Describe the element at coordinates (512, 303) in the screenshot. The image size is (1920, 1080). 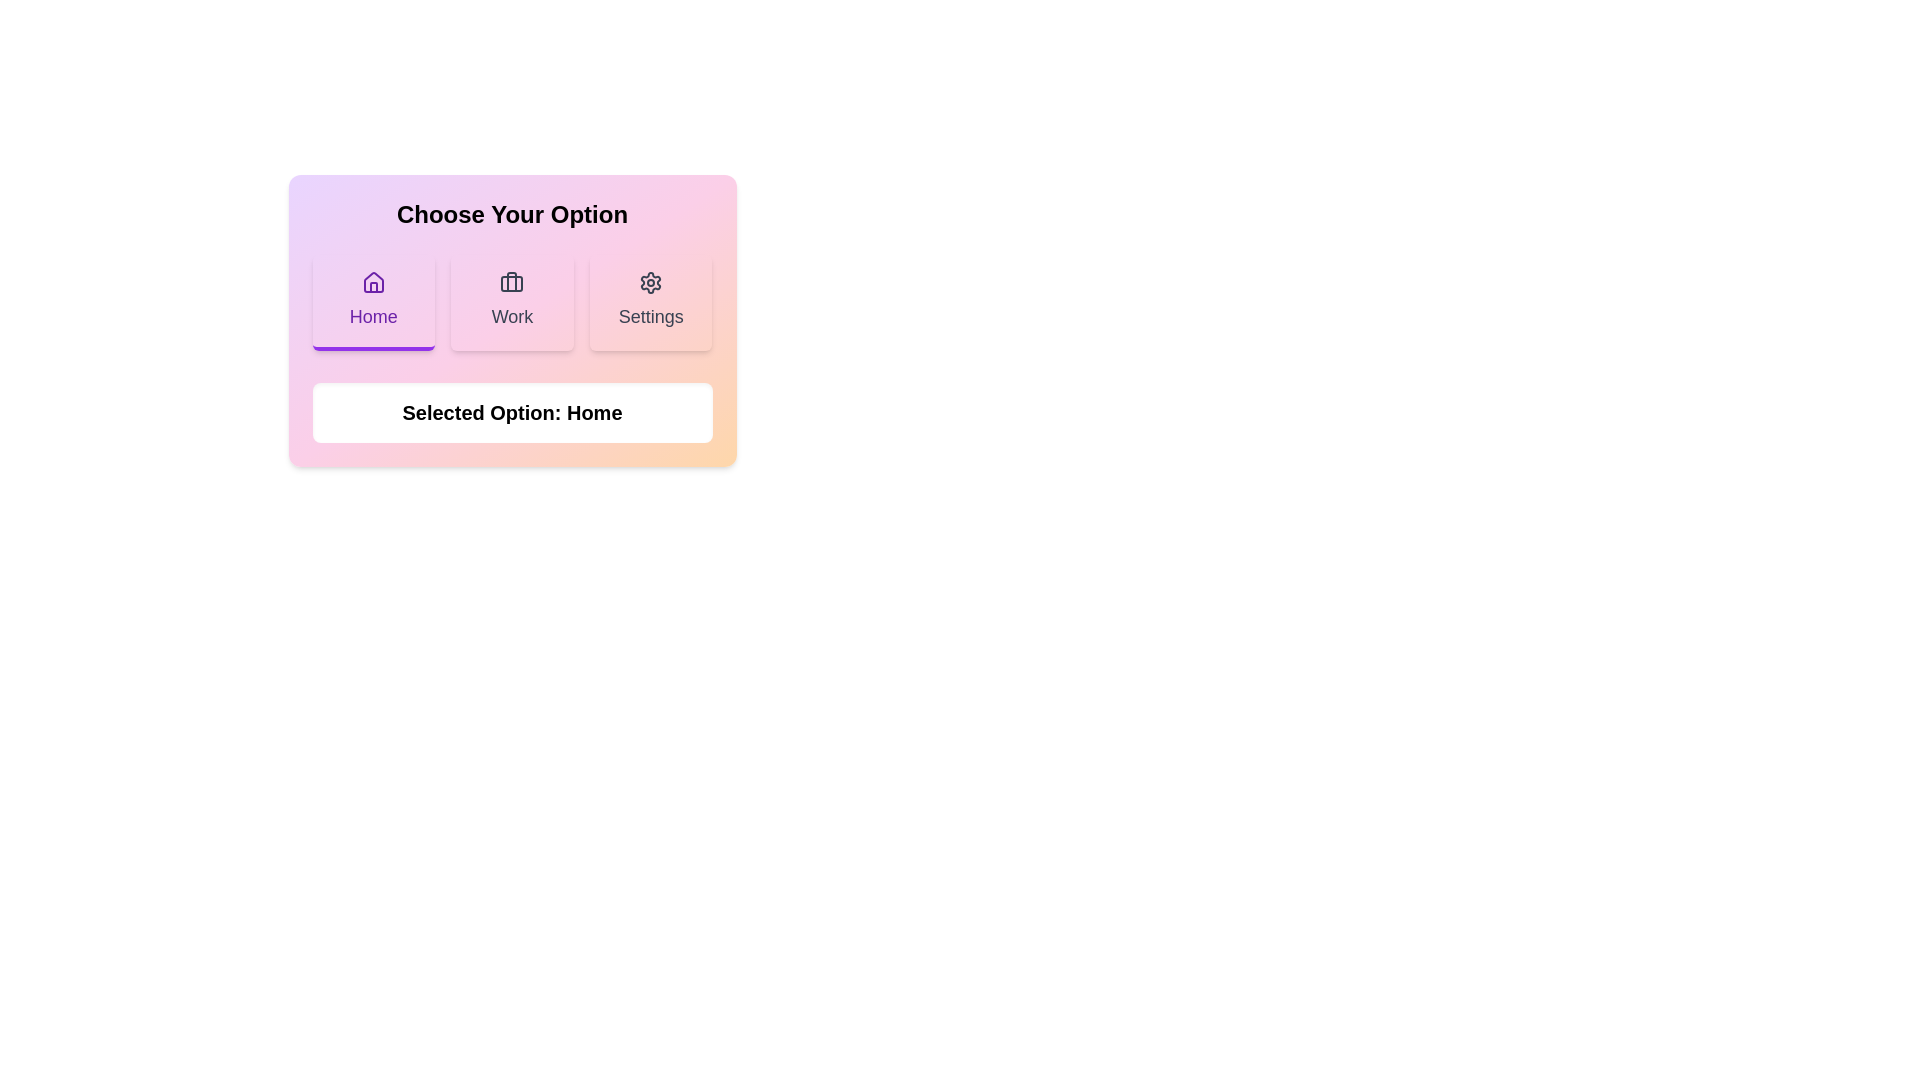
I see `the 'Work' button, which is a rectangular button with a light gray text label and an icon of a briefcase` at that location.